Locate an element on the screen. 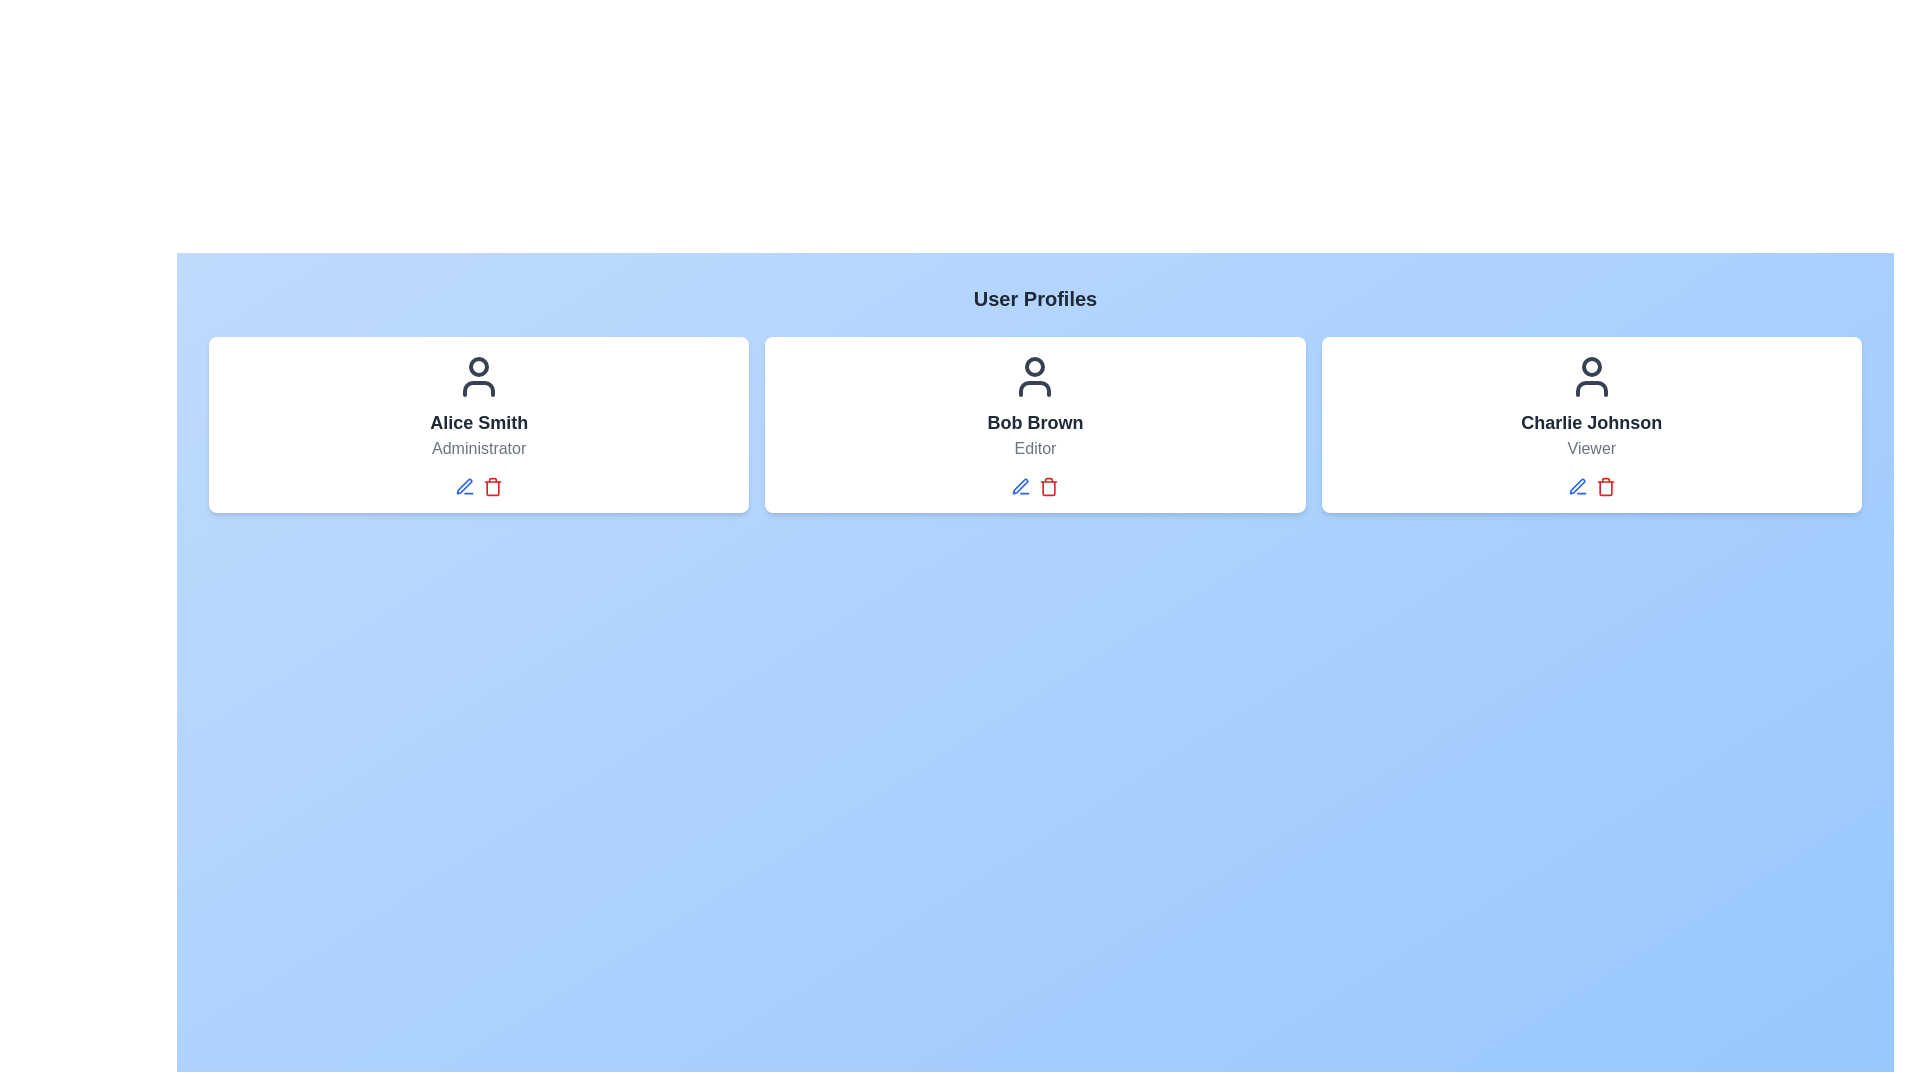 This screenshot has width=1920, height=1080. the torso icon of the user avatar for 'Alice Smith', which is located below the head icon in the first profile card is located at coordinates (478, 389).